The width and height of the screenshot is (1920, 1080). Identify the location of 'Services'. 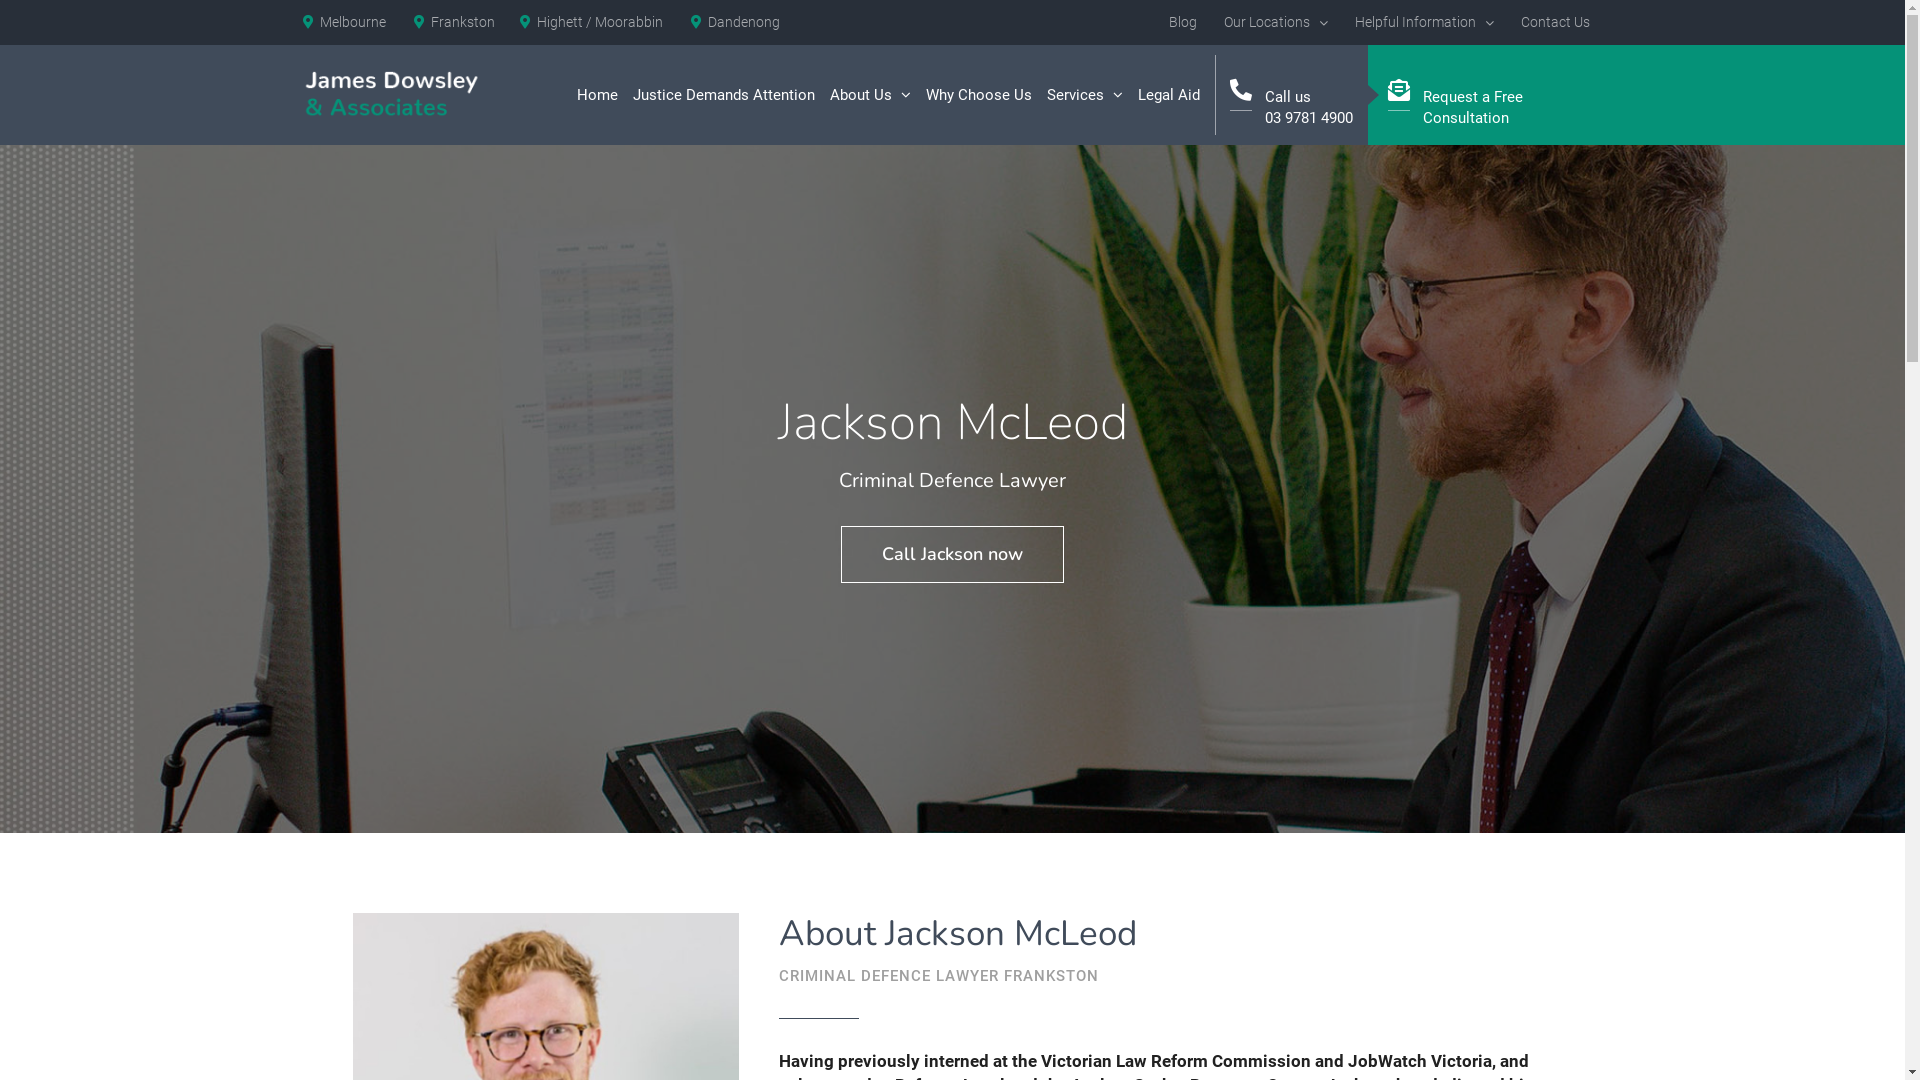
(1083, 95).